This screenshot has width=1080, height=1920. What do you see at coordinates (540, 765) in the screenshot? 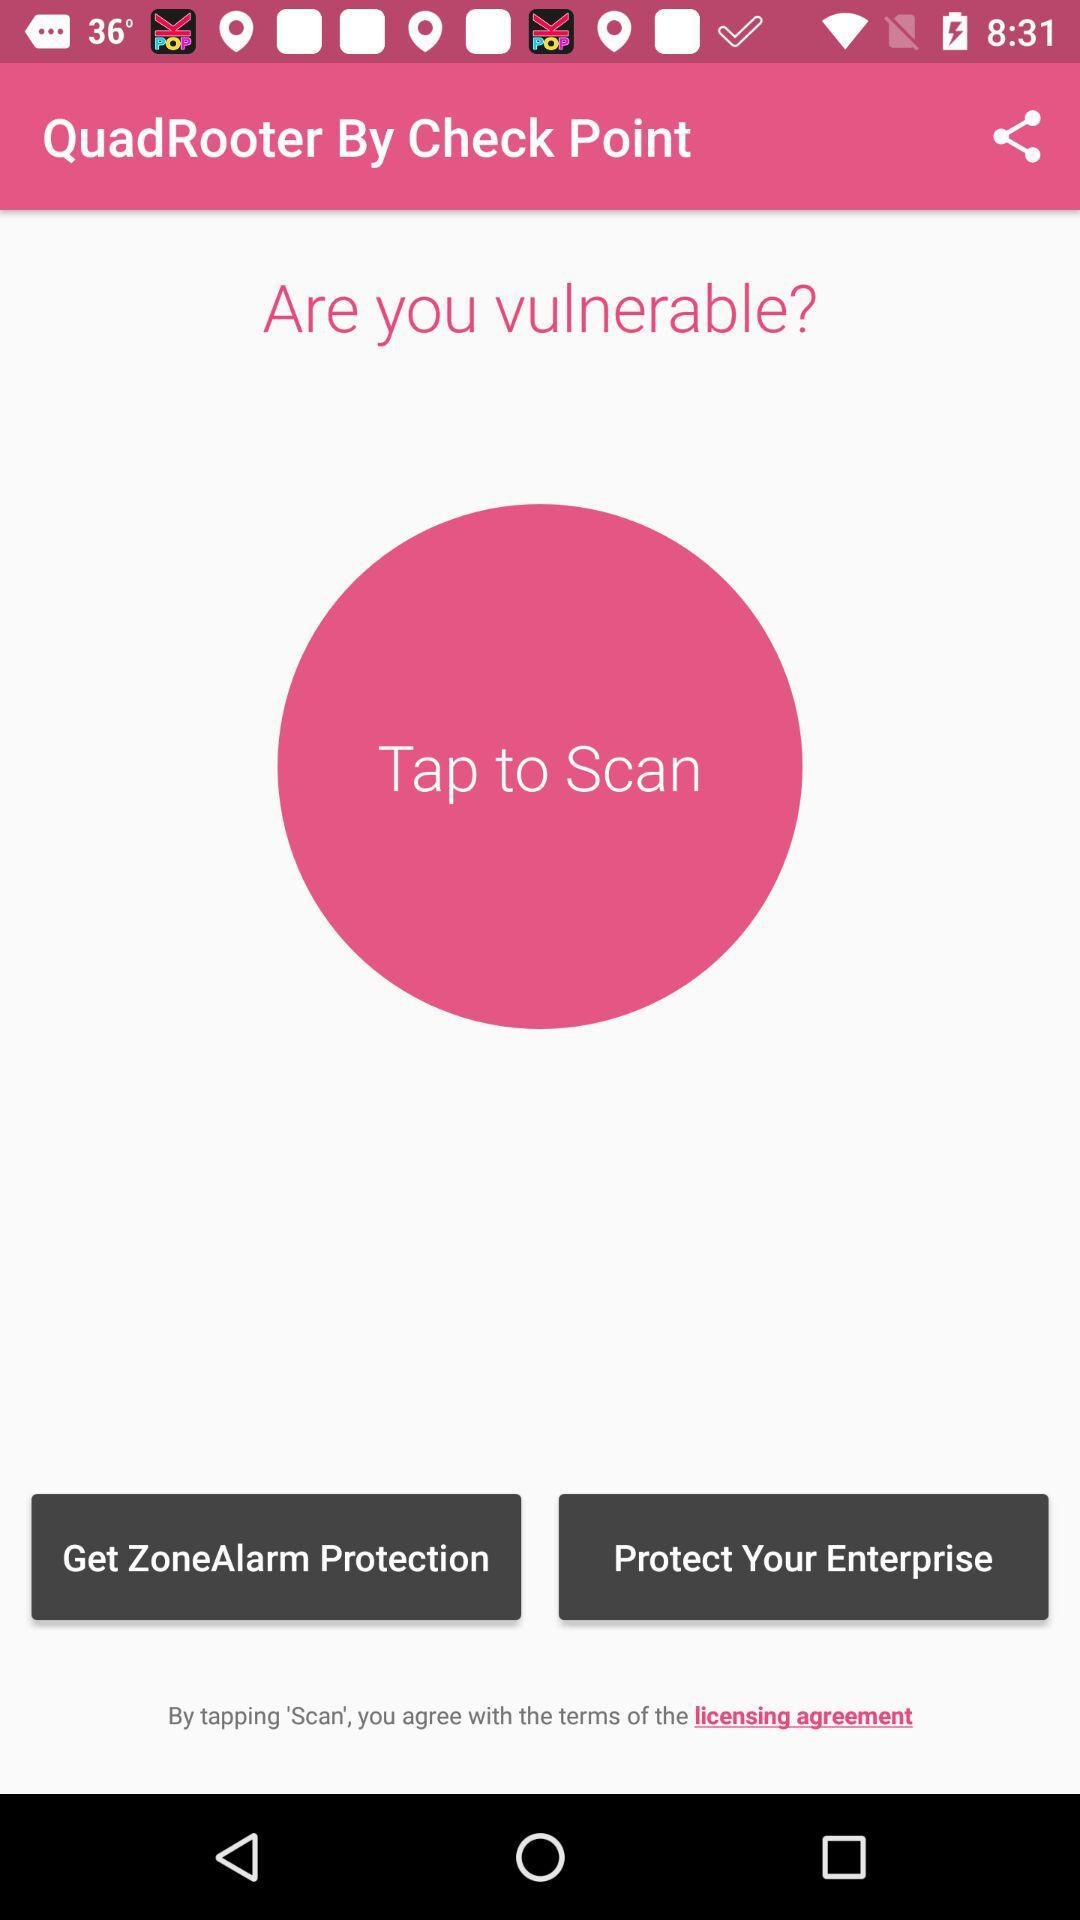
I see `button to scan something` at bounding box center [540, 765].